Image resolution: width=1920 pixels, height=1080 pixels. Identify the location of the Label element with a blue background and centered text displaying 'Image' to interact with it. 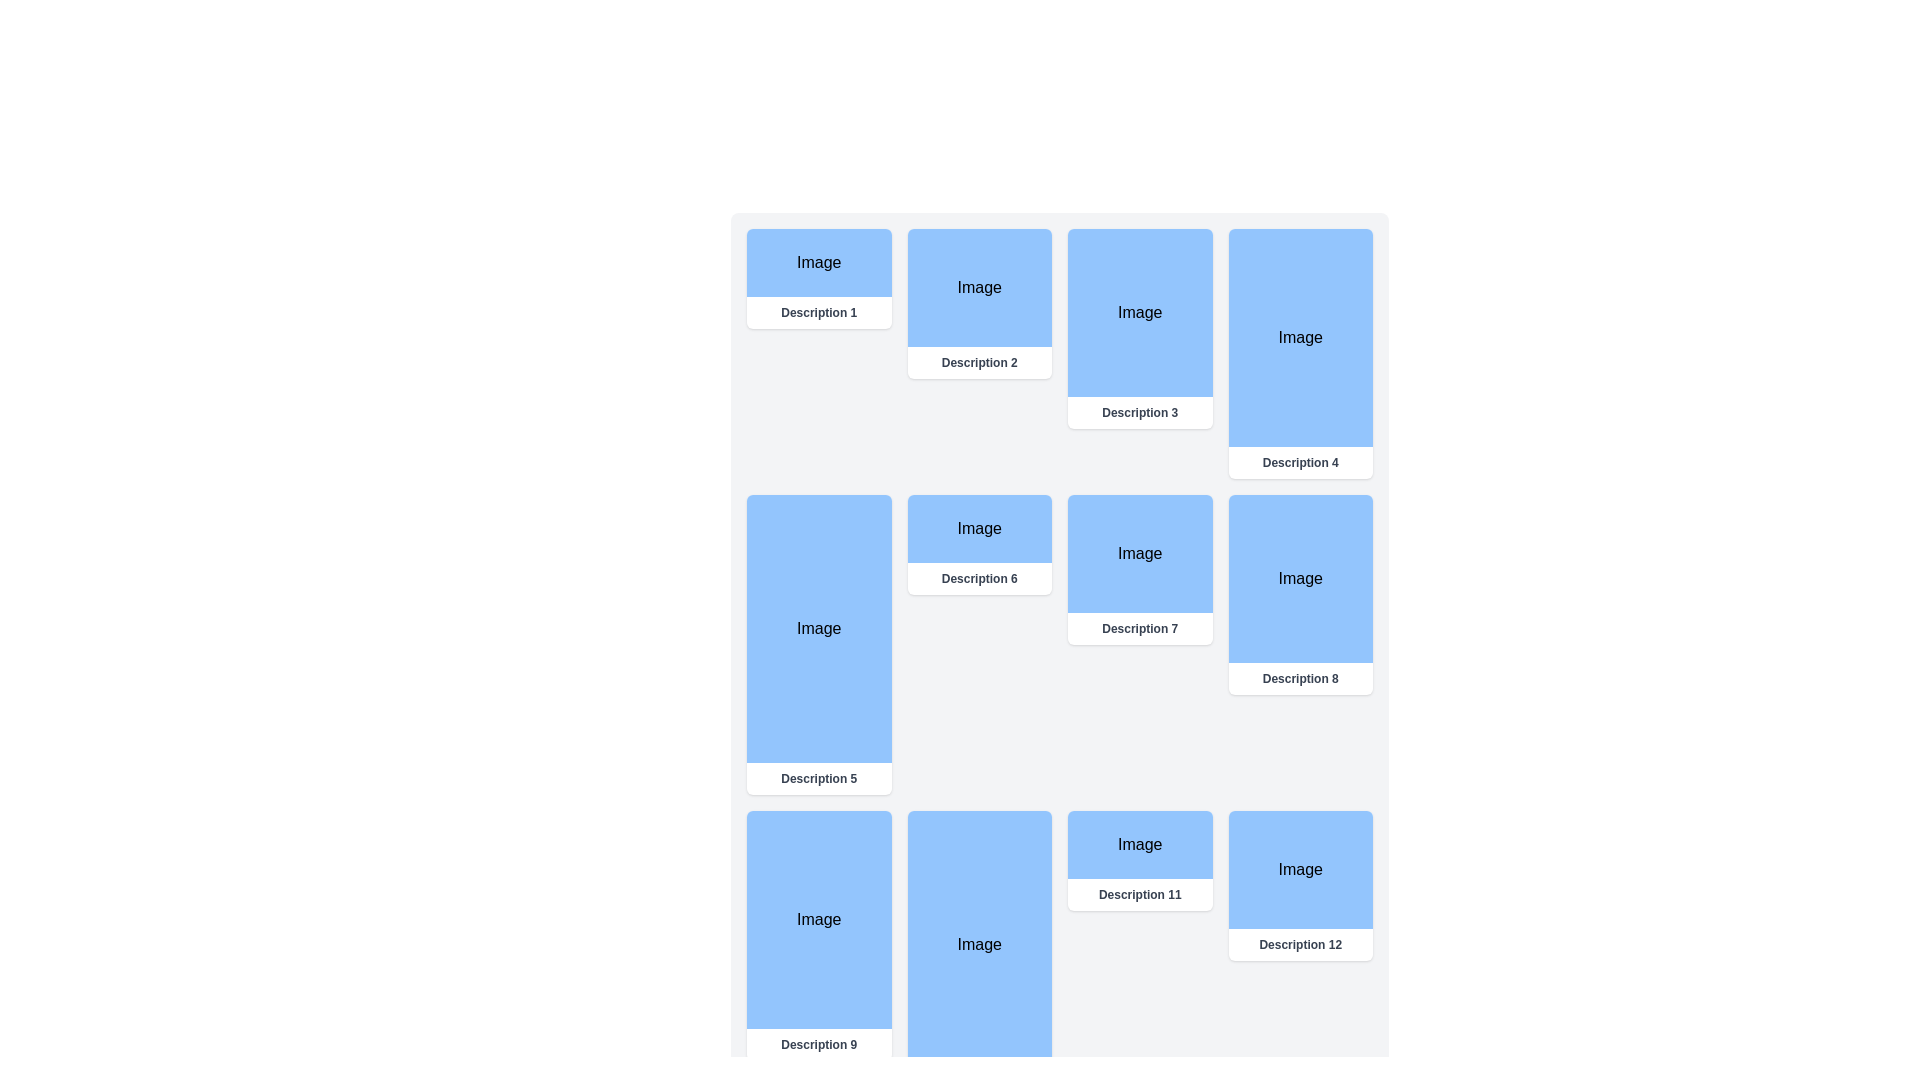
(819, 261).